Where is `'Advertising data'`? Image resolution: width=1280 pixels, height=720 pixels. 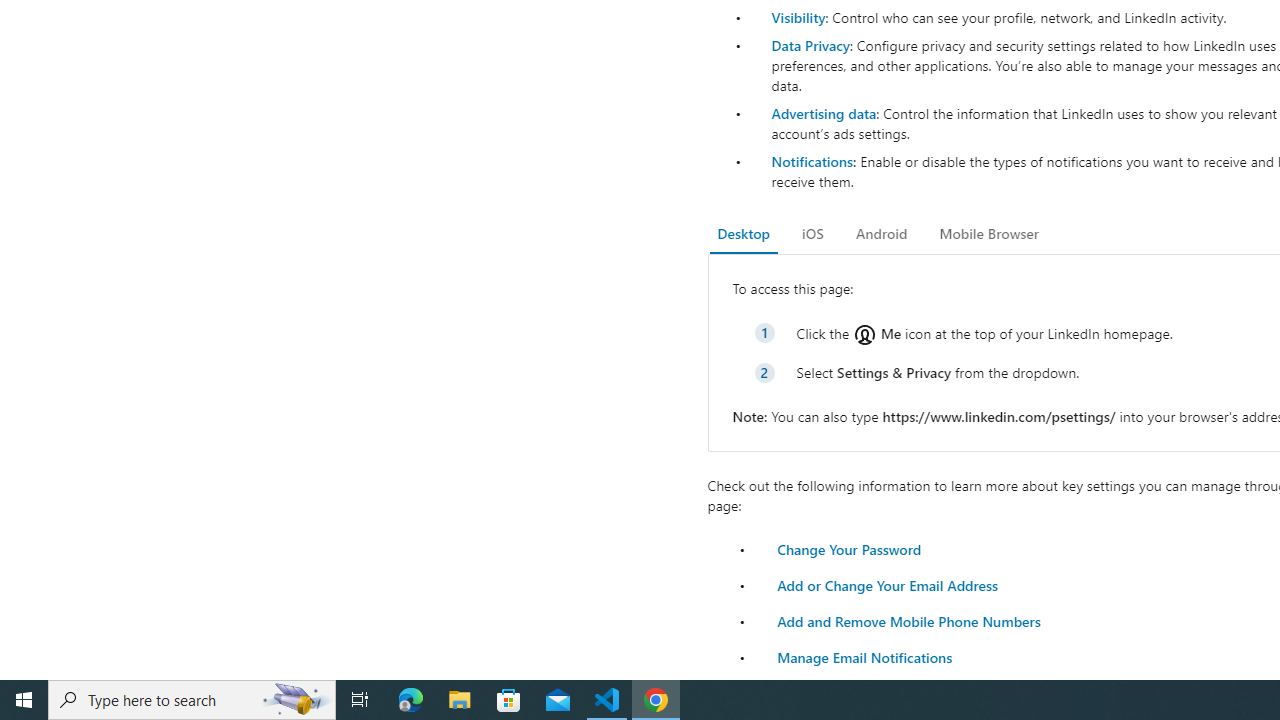 'Advertising data' is located at coordinates (823, 113).